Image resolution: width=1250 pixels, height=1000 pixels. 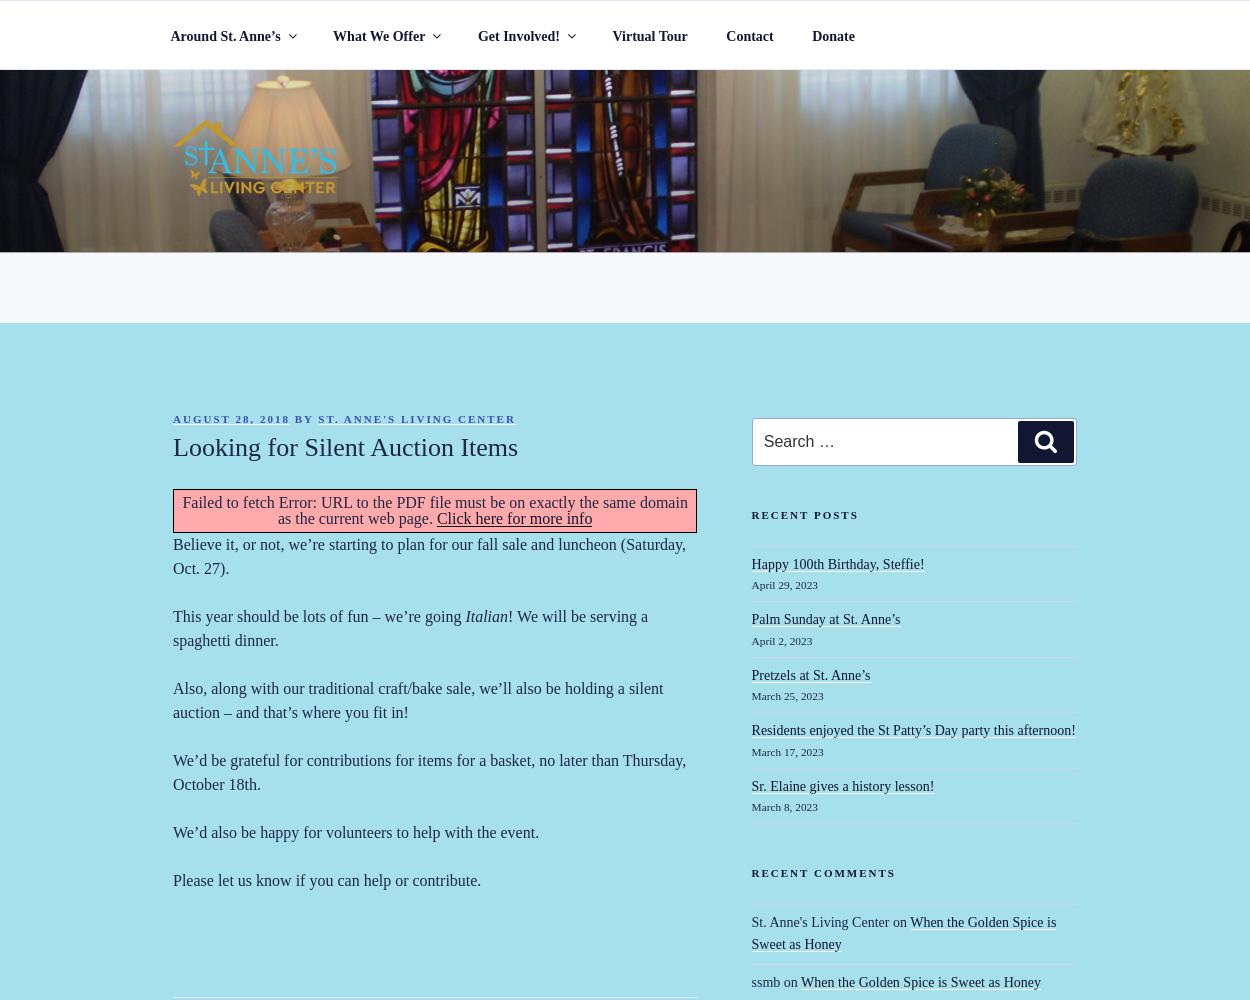 I want to click on 'August 28, 2018', so click(x=230, y=419).